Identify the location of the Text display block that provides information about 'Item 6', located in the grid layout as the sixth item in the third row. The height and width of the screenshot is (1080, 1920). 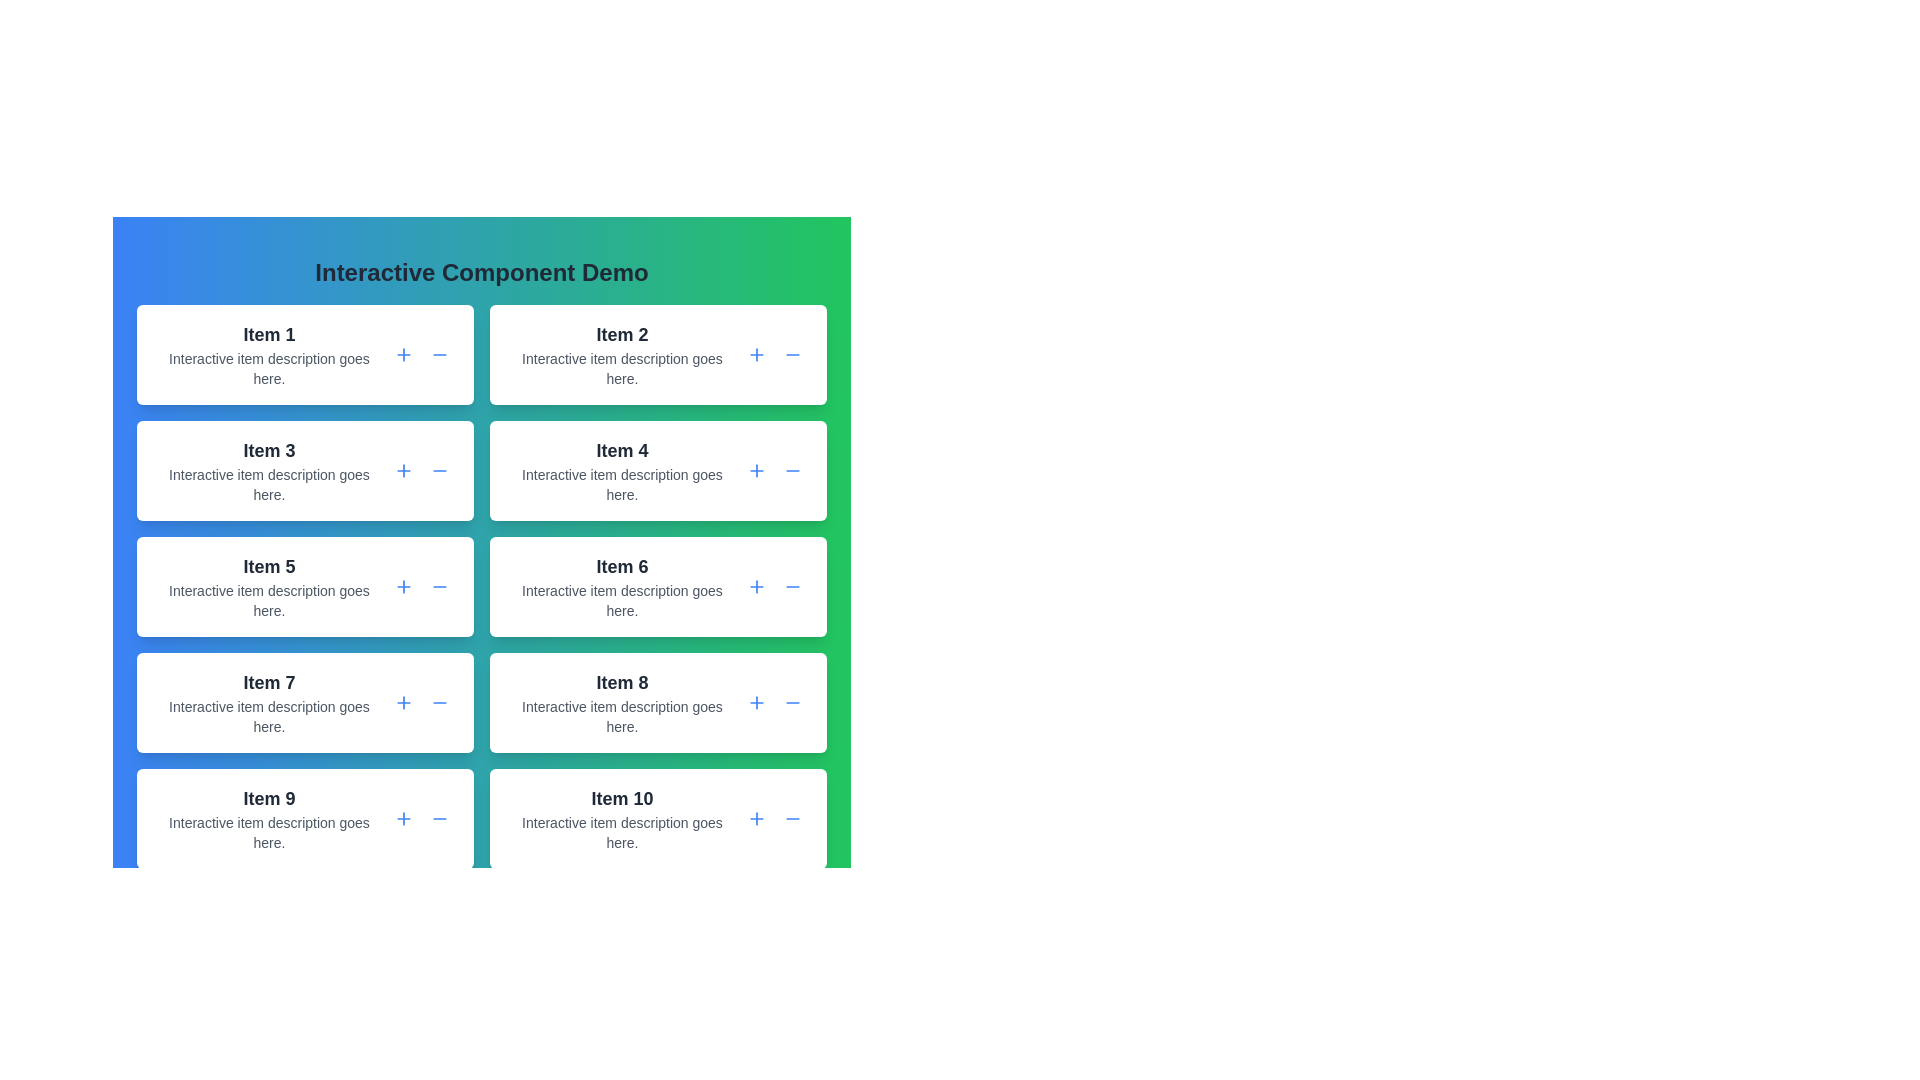
(621, 585).